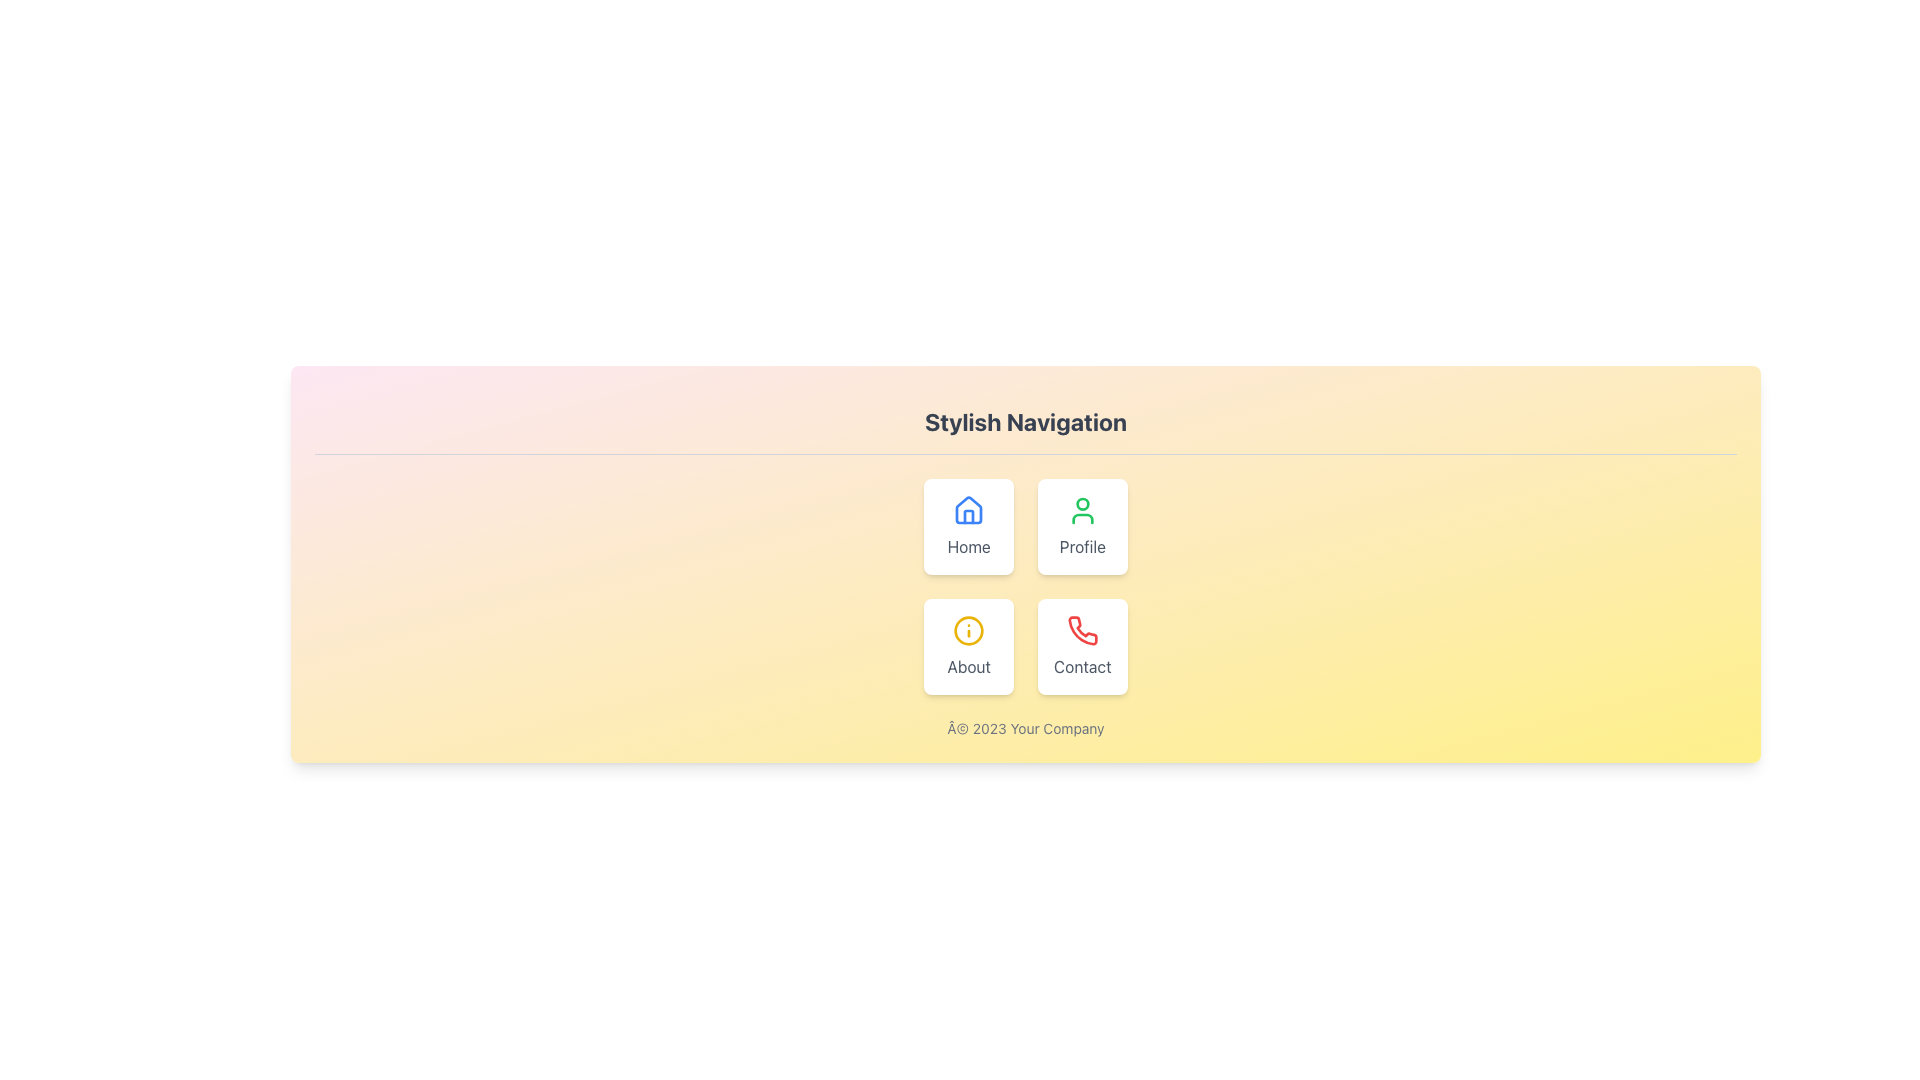 Image resolution: width=1920 pixels, height=1080 pixels. What do you see at coordinates (969, 526) in the screenshot?
I see `the Navigation Button that features a blue outlined house icon and the word 'Home' in gray text, located in the upper-left quadrant of the navigation grid` at bounding box center [969, 526].